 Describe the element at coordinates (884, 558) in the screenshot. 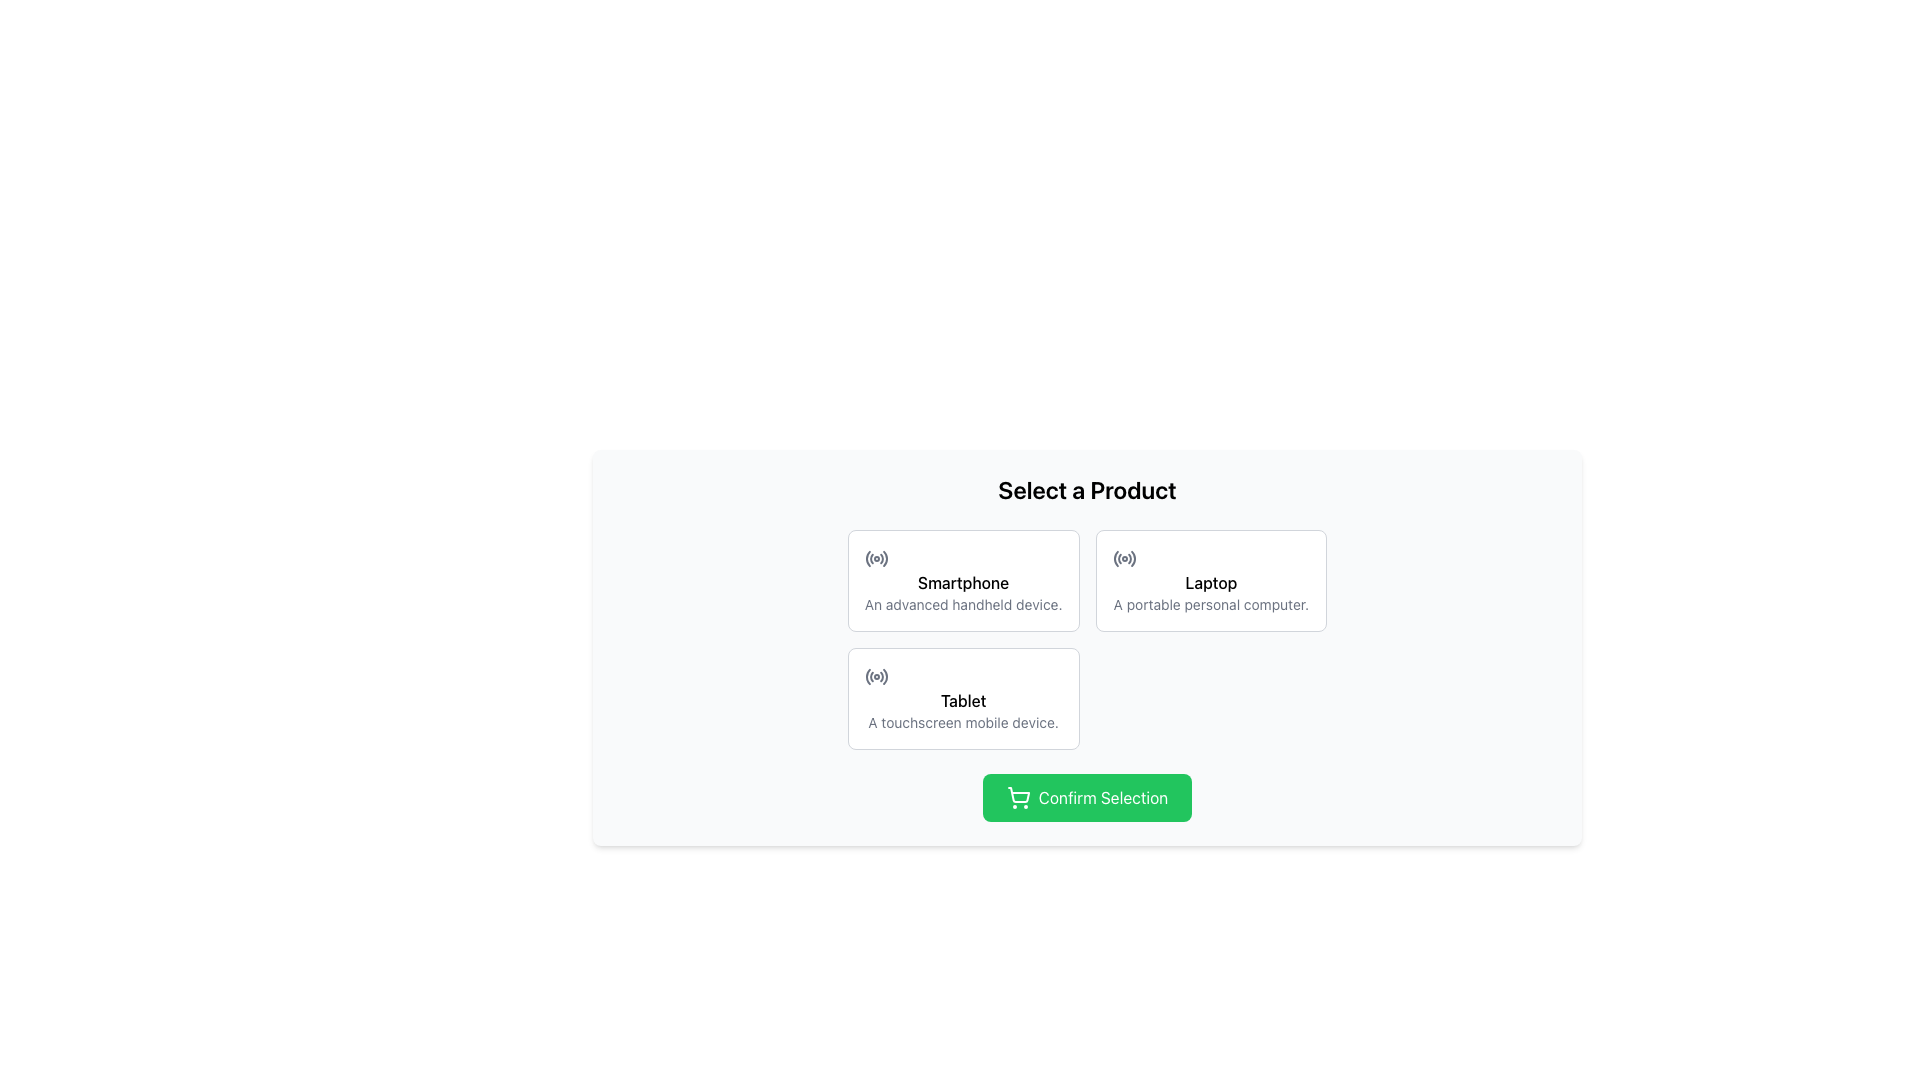

I see `the curved line forming part of the radio-style icon located to the left of the text 'Smartphone' in the button layout` at that location.